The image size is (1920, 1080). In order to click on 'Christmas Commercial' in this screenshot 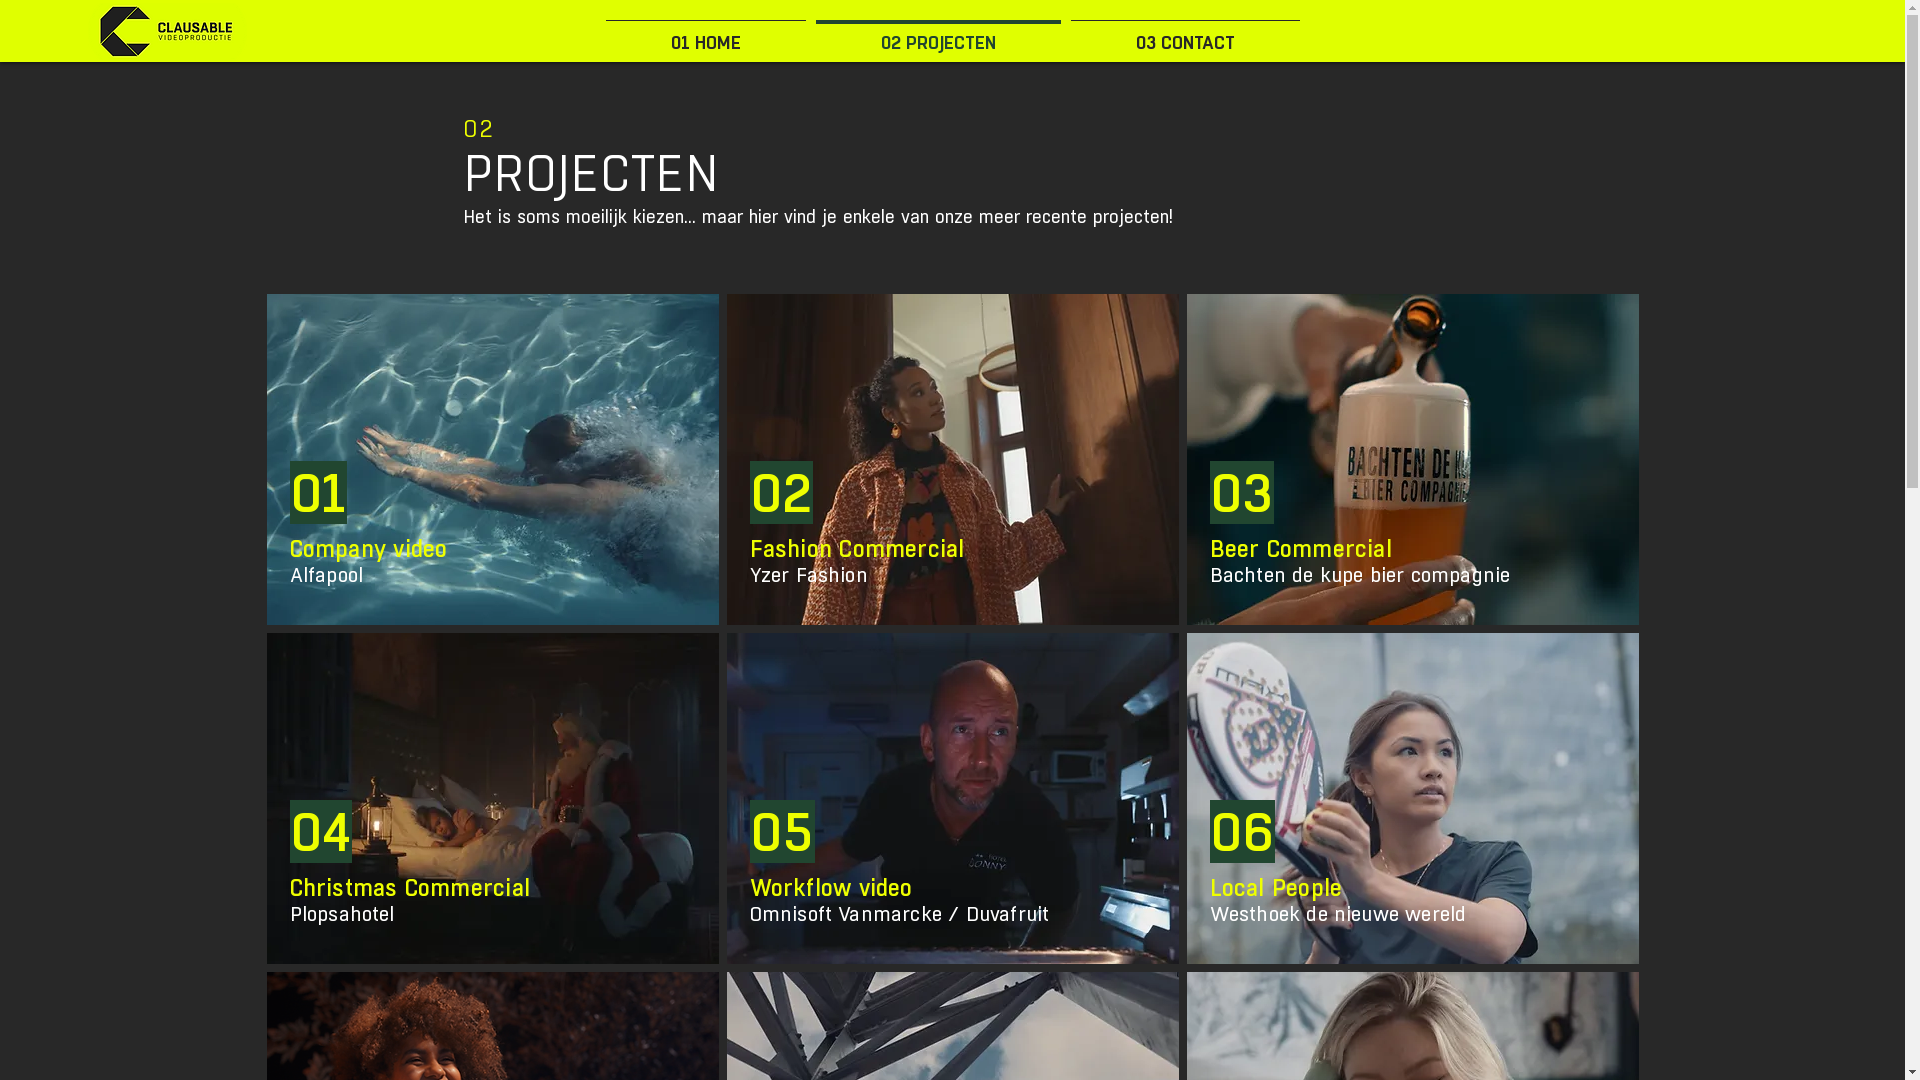, I will do `click(409, 886)`.